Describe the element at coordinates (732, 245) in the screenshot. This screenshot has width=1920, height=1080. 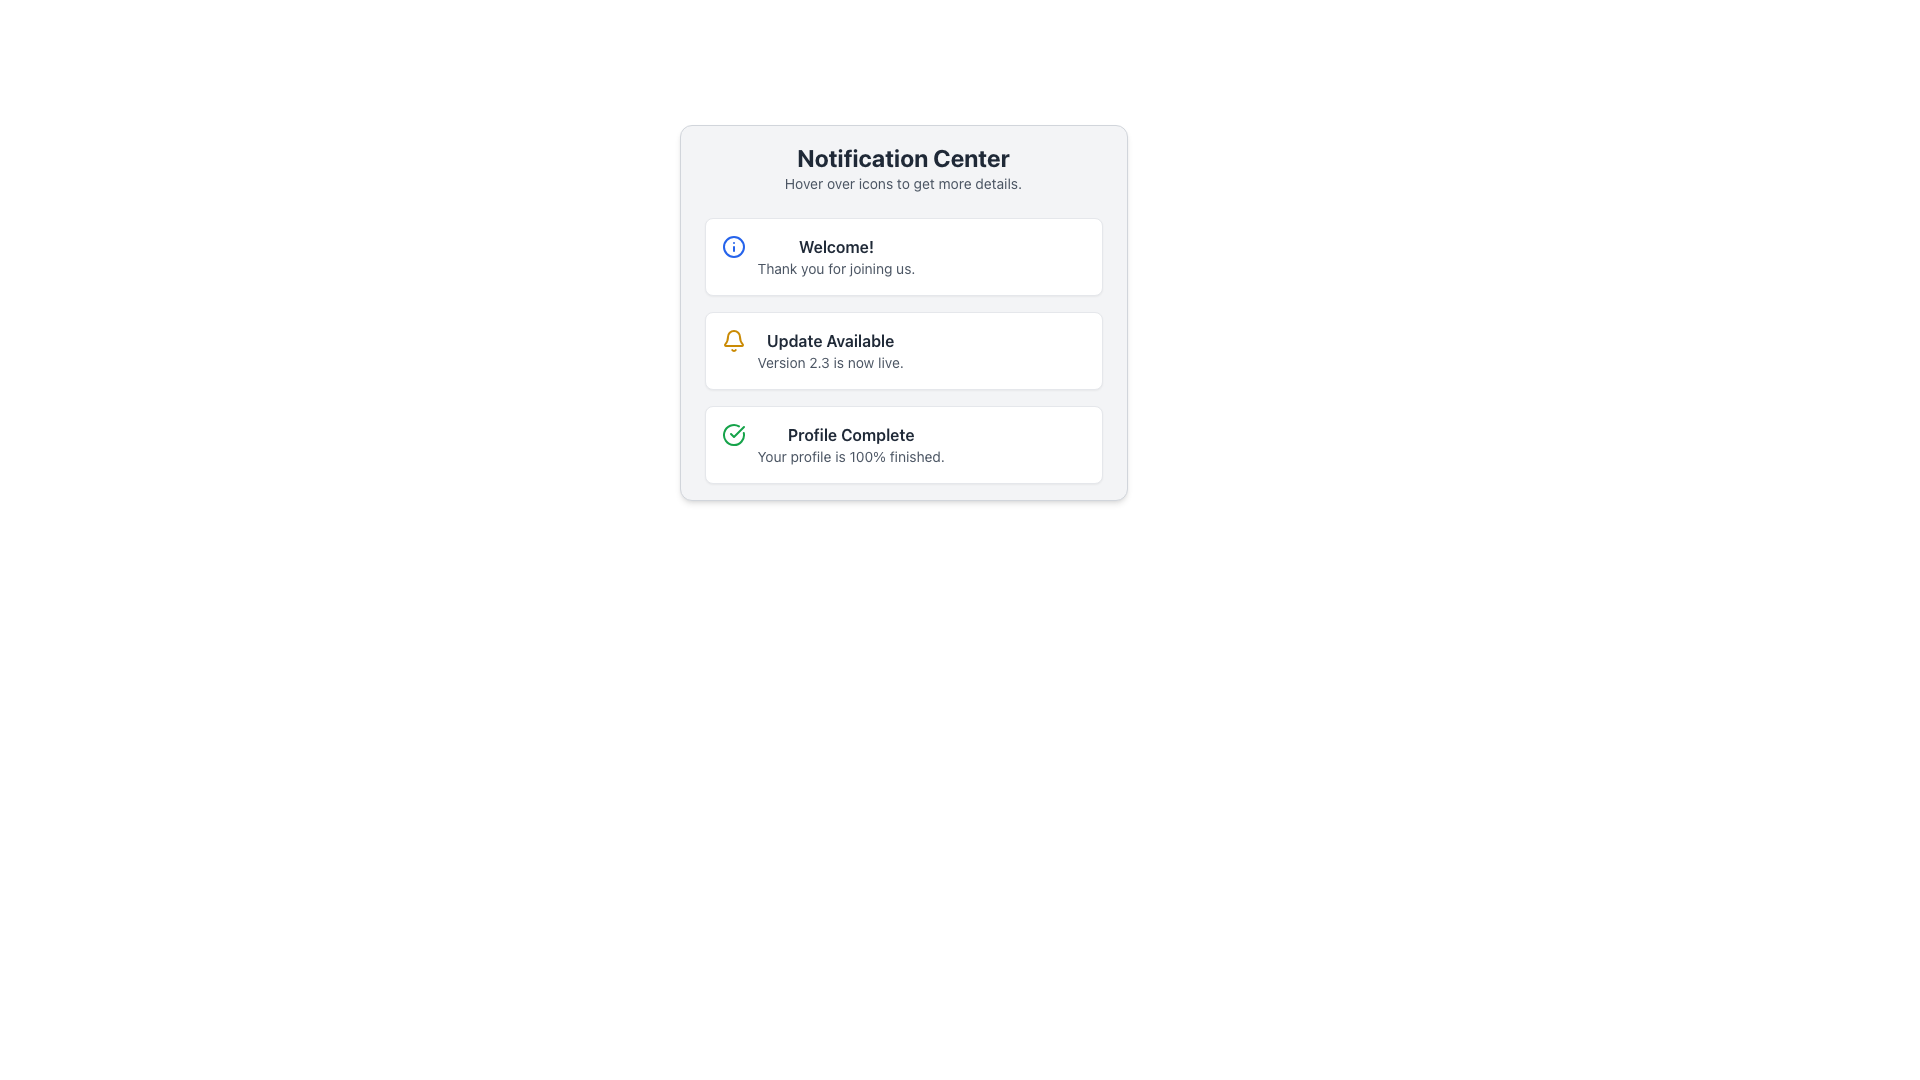
I see `the blue circular icon element within the SVG, located to the left of the 'Welcome!' notification` at that location.